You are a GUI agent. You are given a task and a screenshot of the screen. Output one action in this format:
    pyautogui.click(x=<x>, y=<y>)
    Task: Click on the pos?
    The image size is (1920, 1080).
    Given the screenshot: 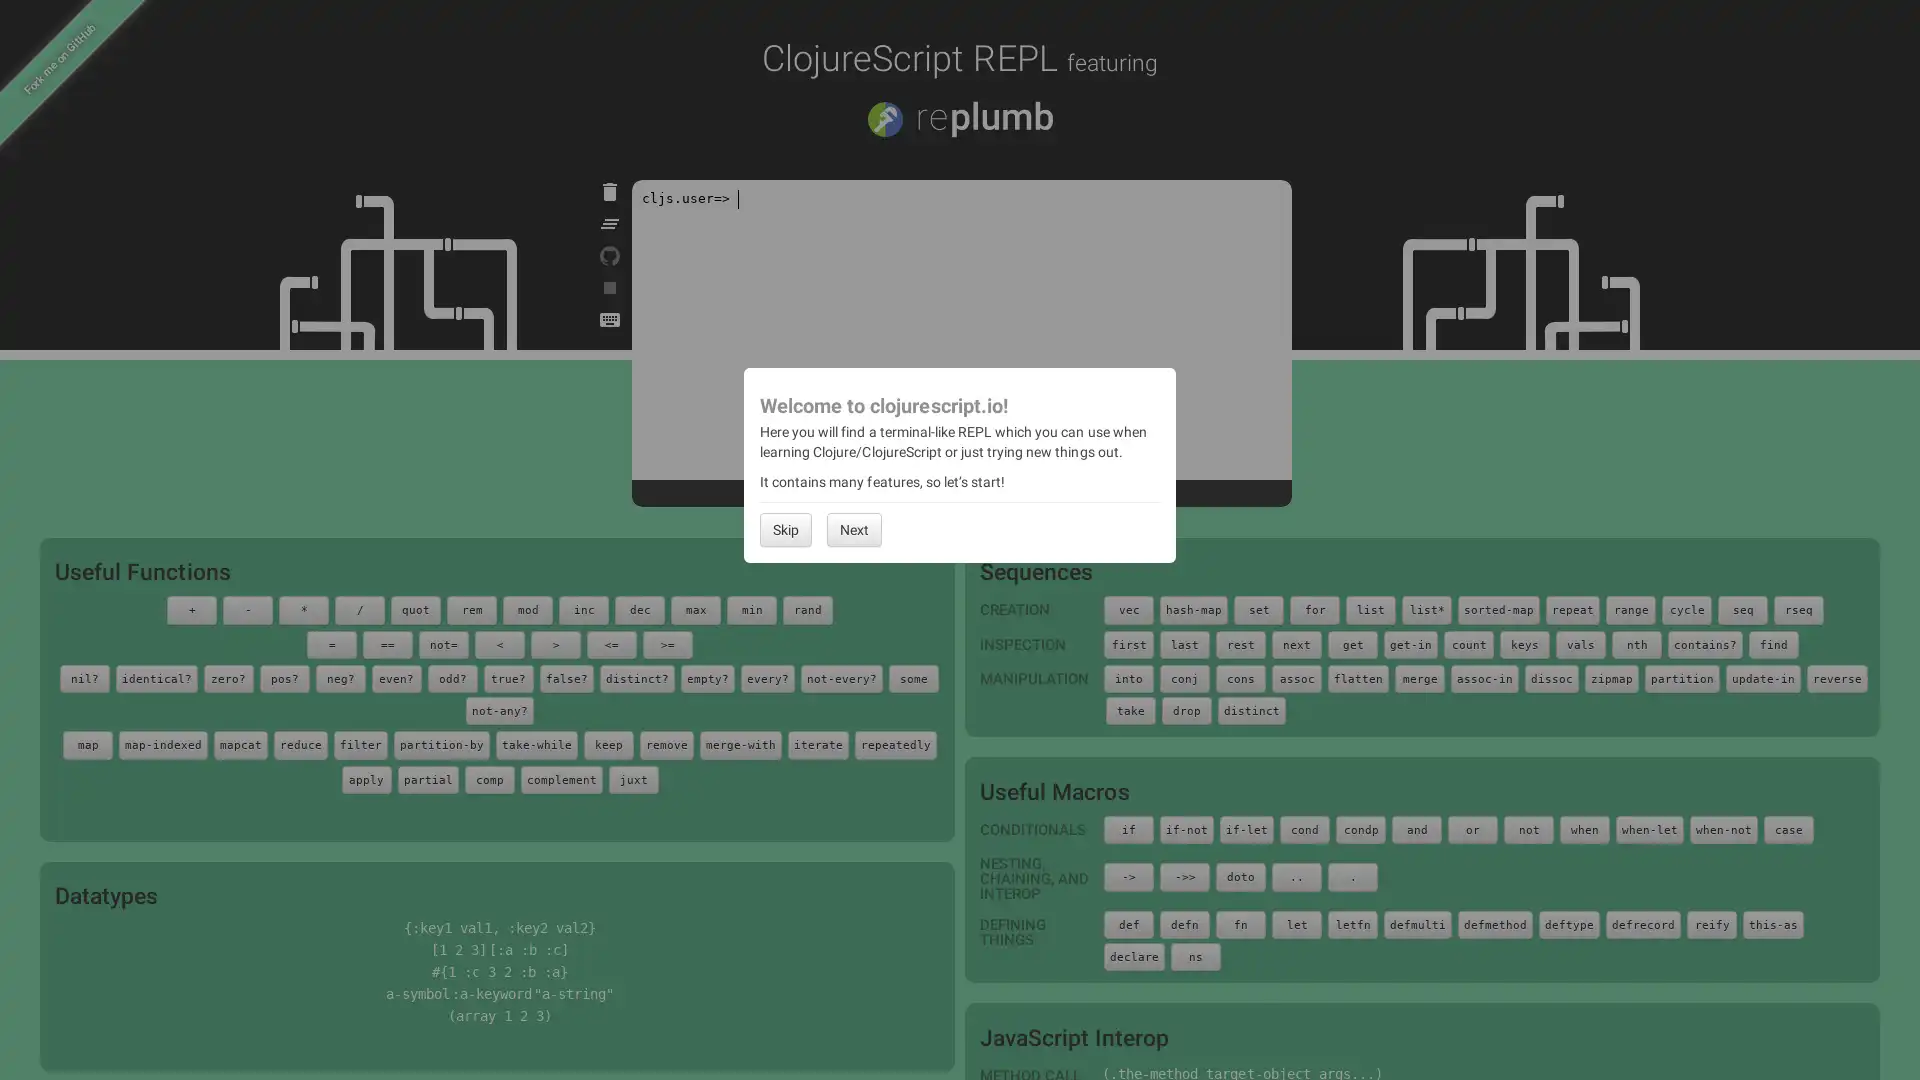 What is the action you would take?
    pyautogui.click(x=282, y=677)
    